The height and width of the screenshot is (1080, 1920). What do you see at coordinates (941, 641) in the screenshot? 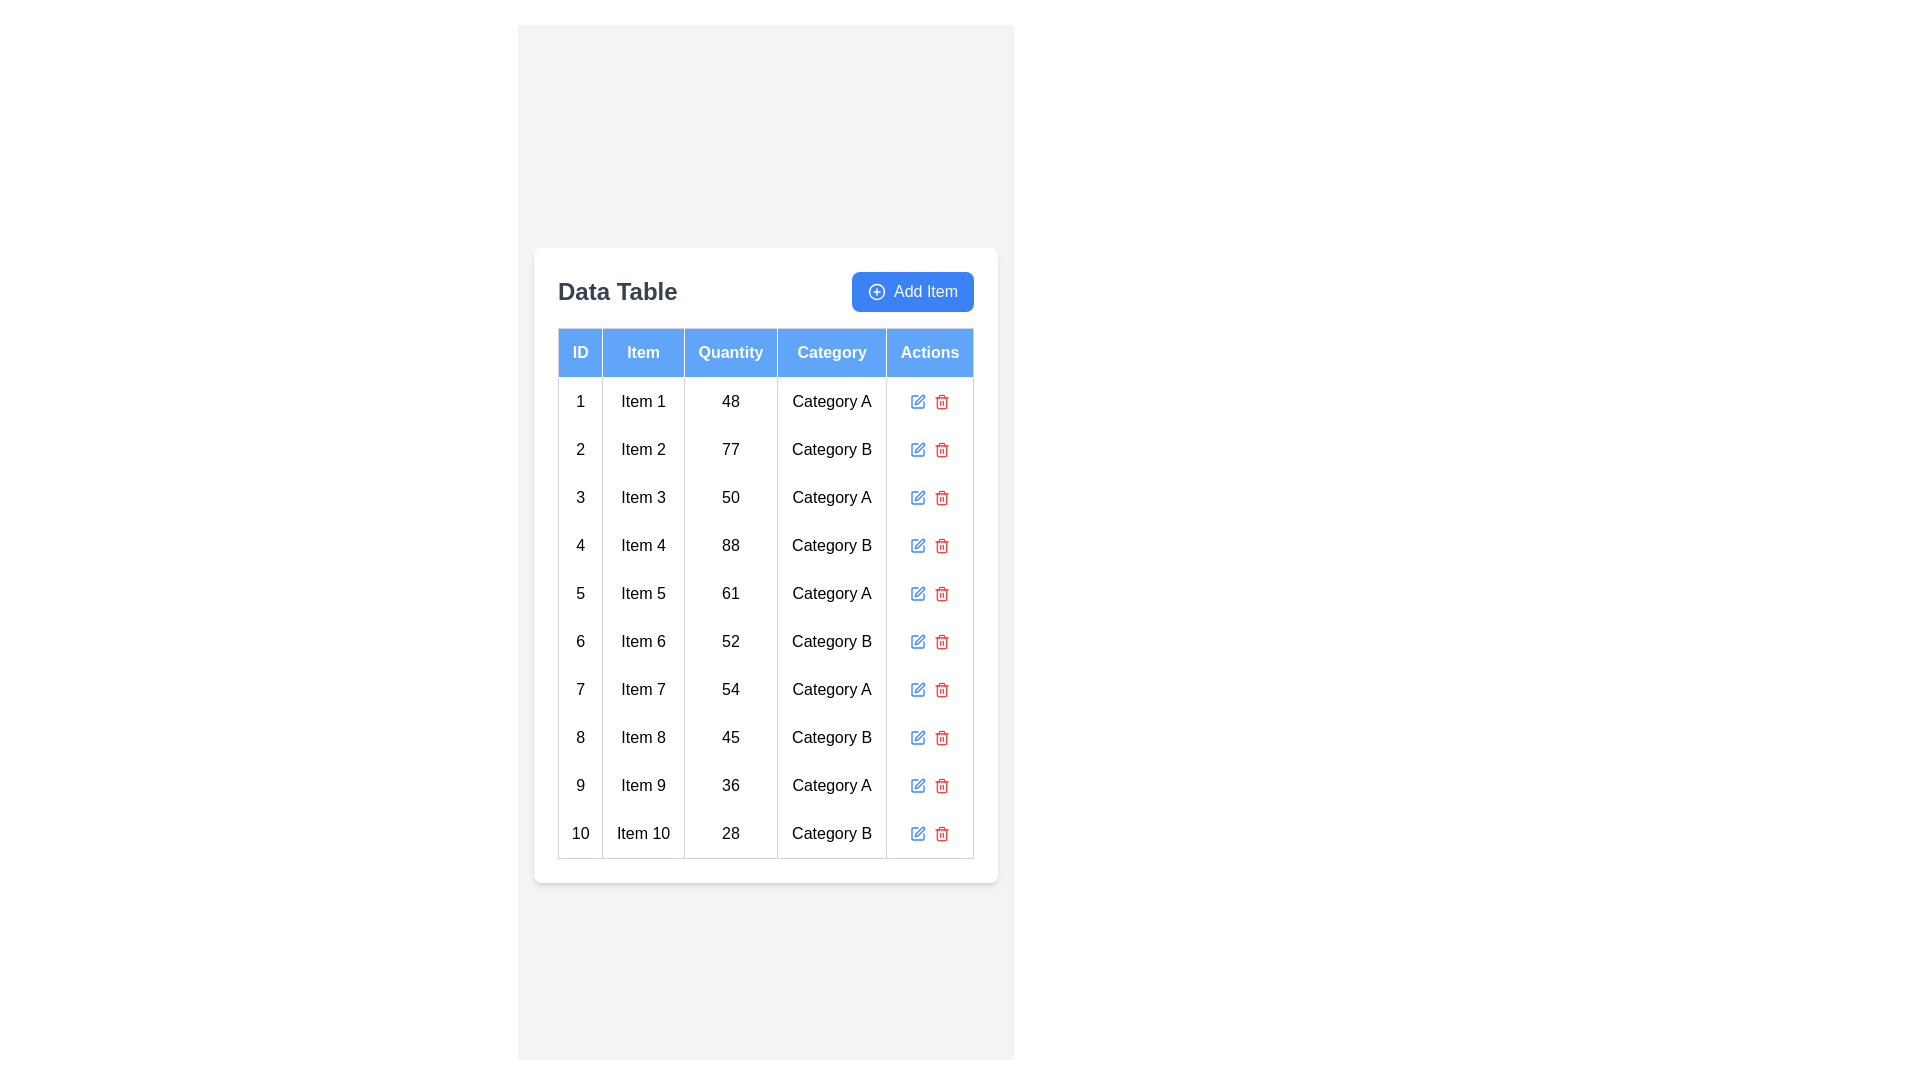
I see `the small red trash icon in the 'Actions' column of the sixth row` at bounding box center [941, 641].